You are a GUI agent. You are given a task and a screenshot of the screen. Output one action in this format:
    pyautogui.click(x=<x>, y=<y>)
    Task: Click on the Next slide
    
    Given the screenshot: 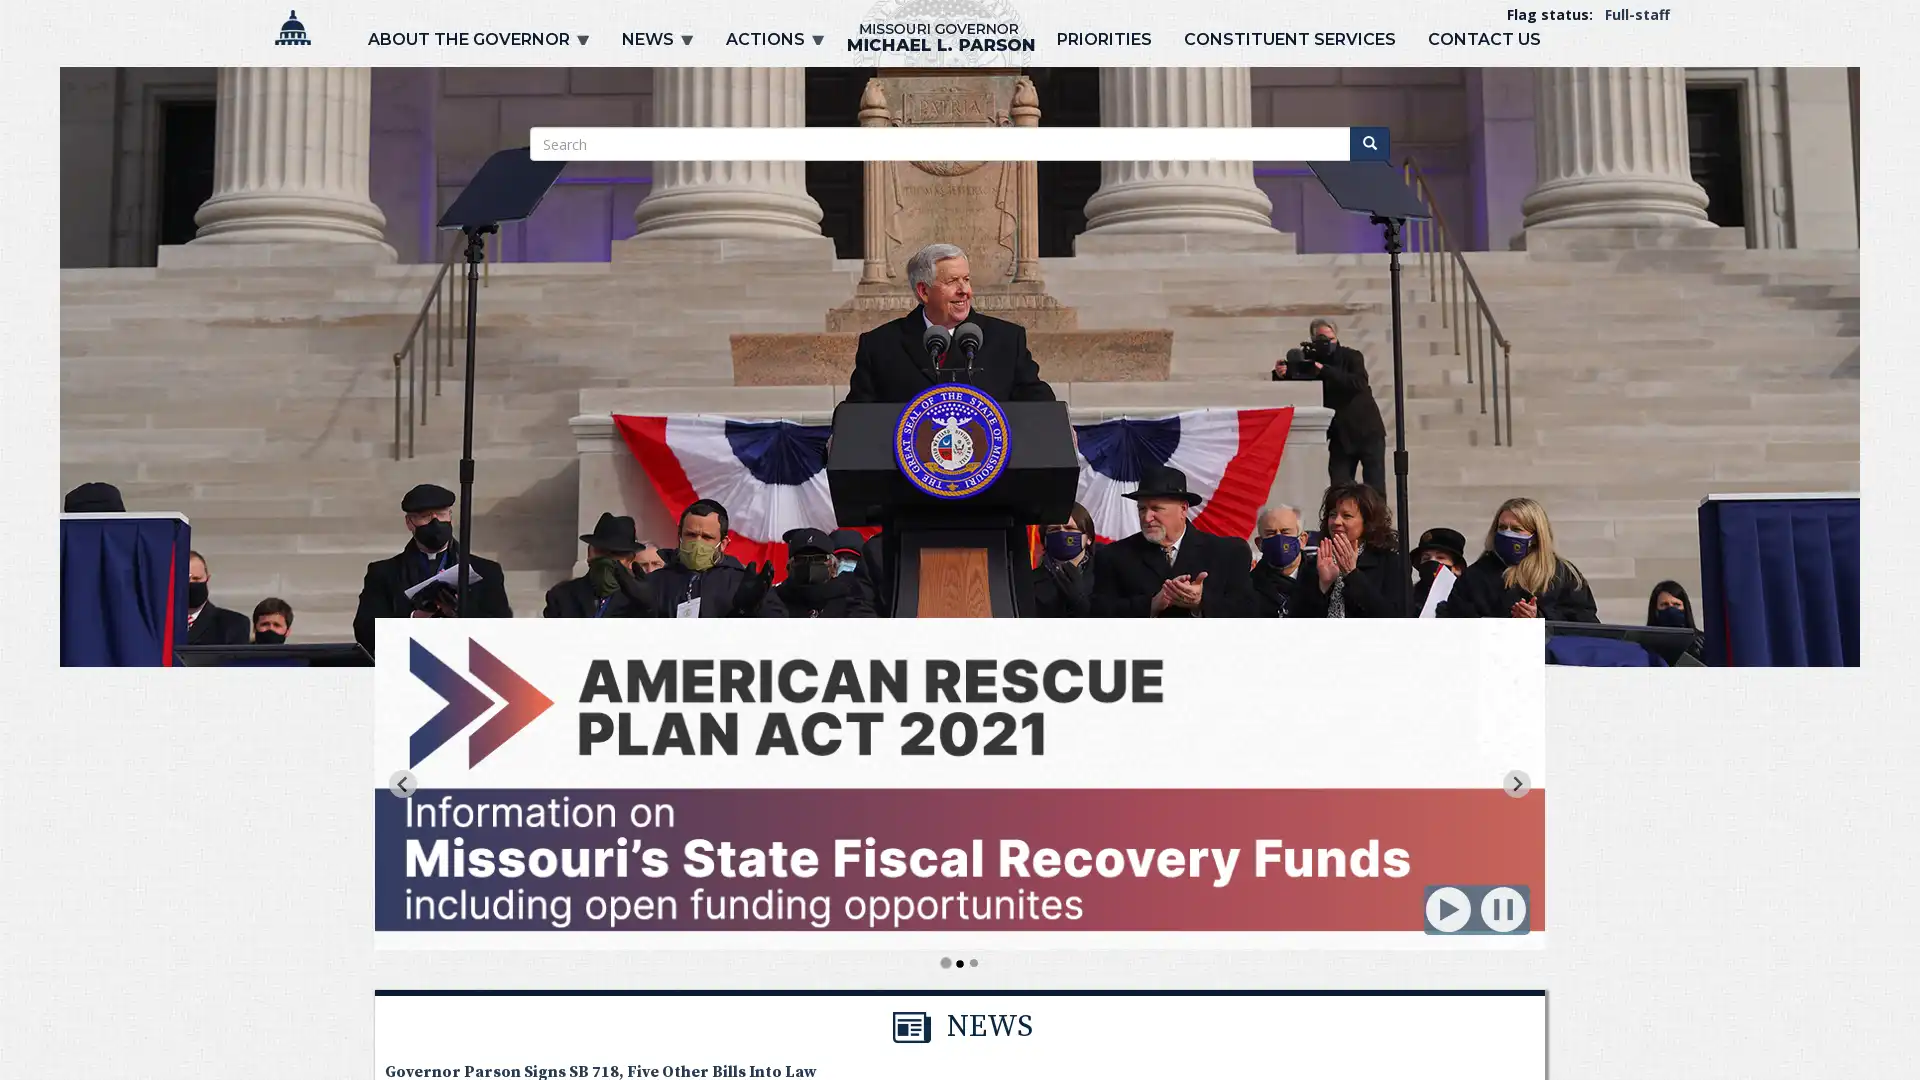 What is the action you would take?
    pyautogui.click(x=1516, y=782)
    